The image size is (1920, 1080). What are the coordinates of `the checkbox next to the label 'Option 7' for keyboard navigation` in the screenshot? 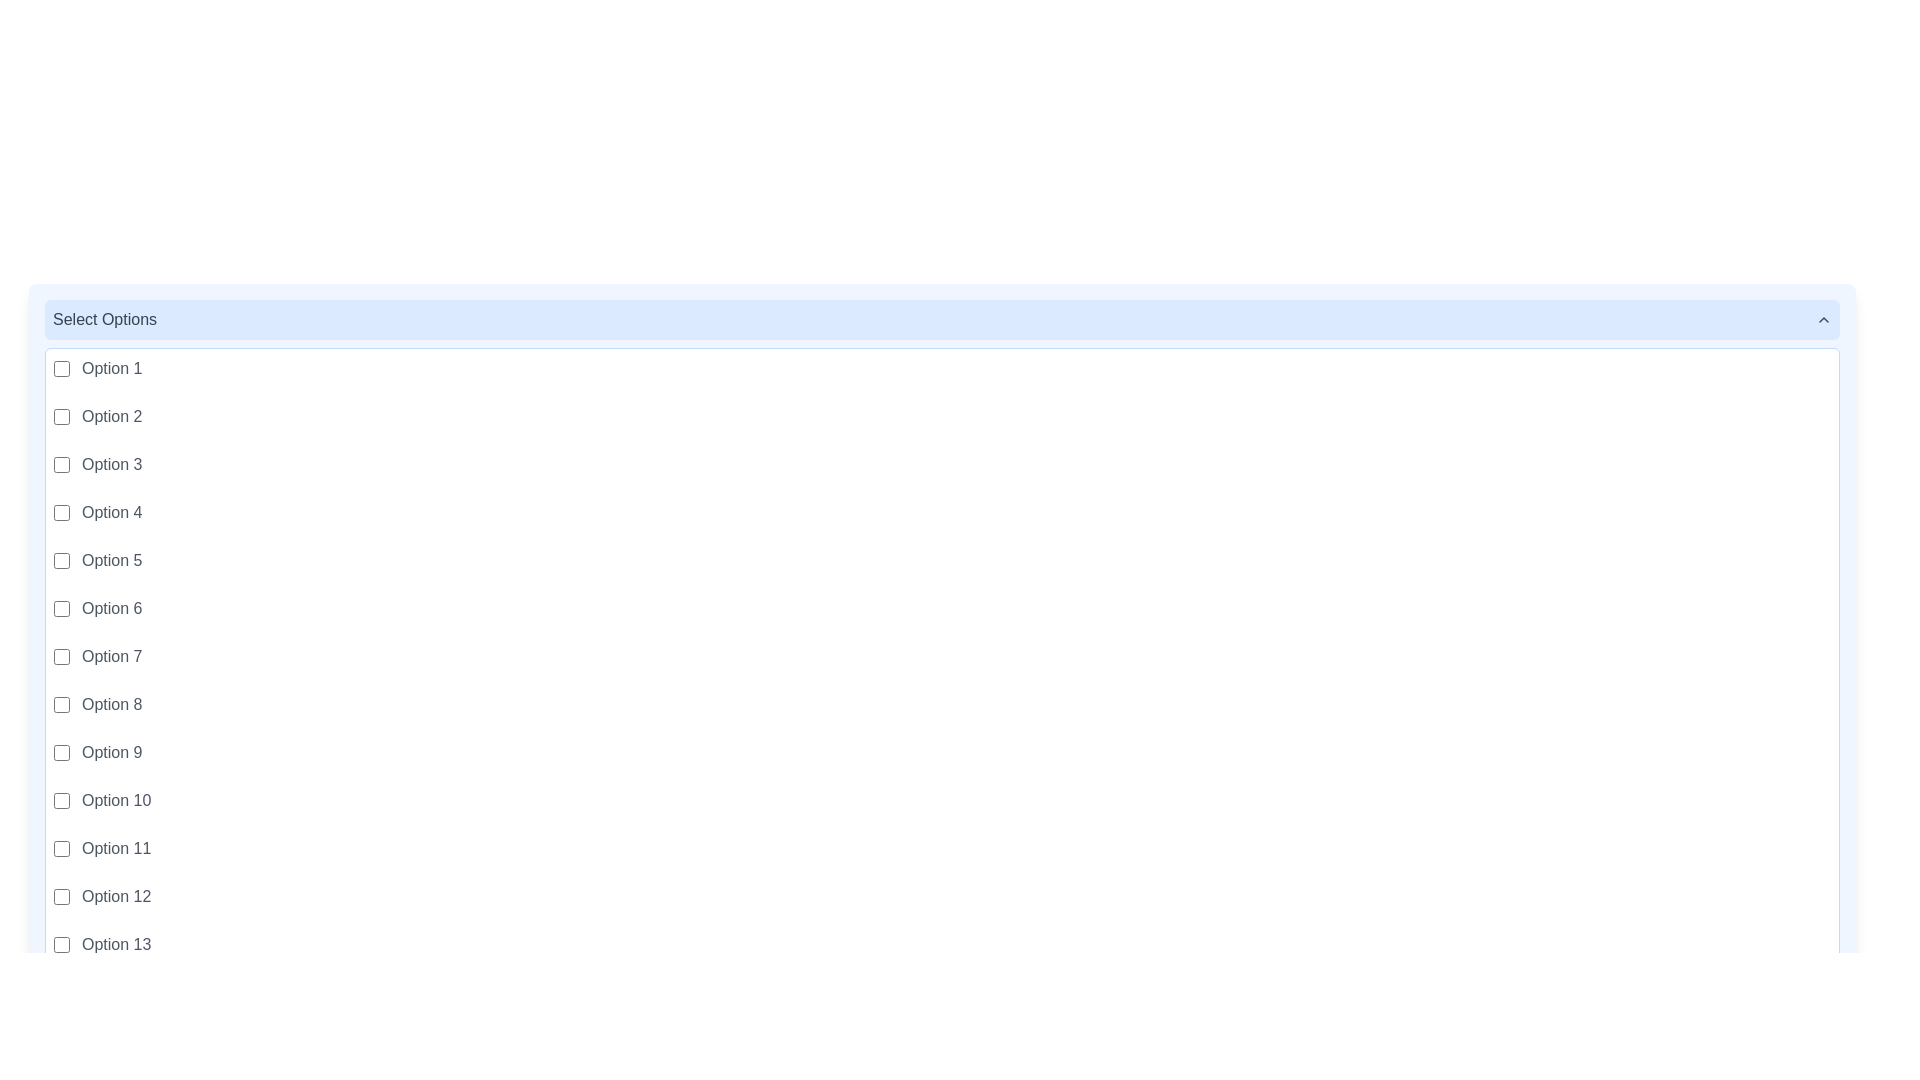 It's located at (62, 656).